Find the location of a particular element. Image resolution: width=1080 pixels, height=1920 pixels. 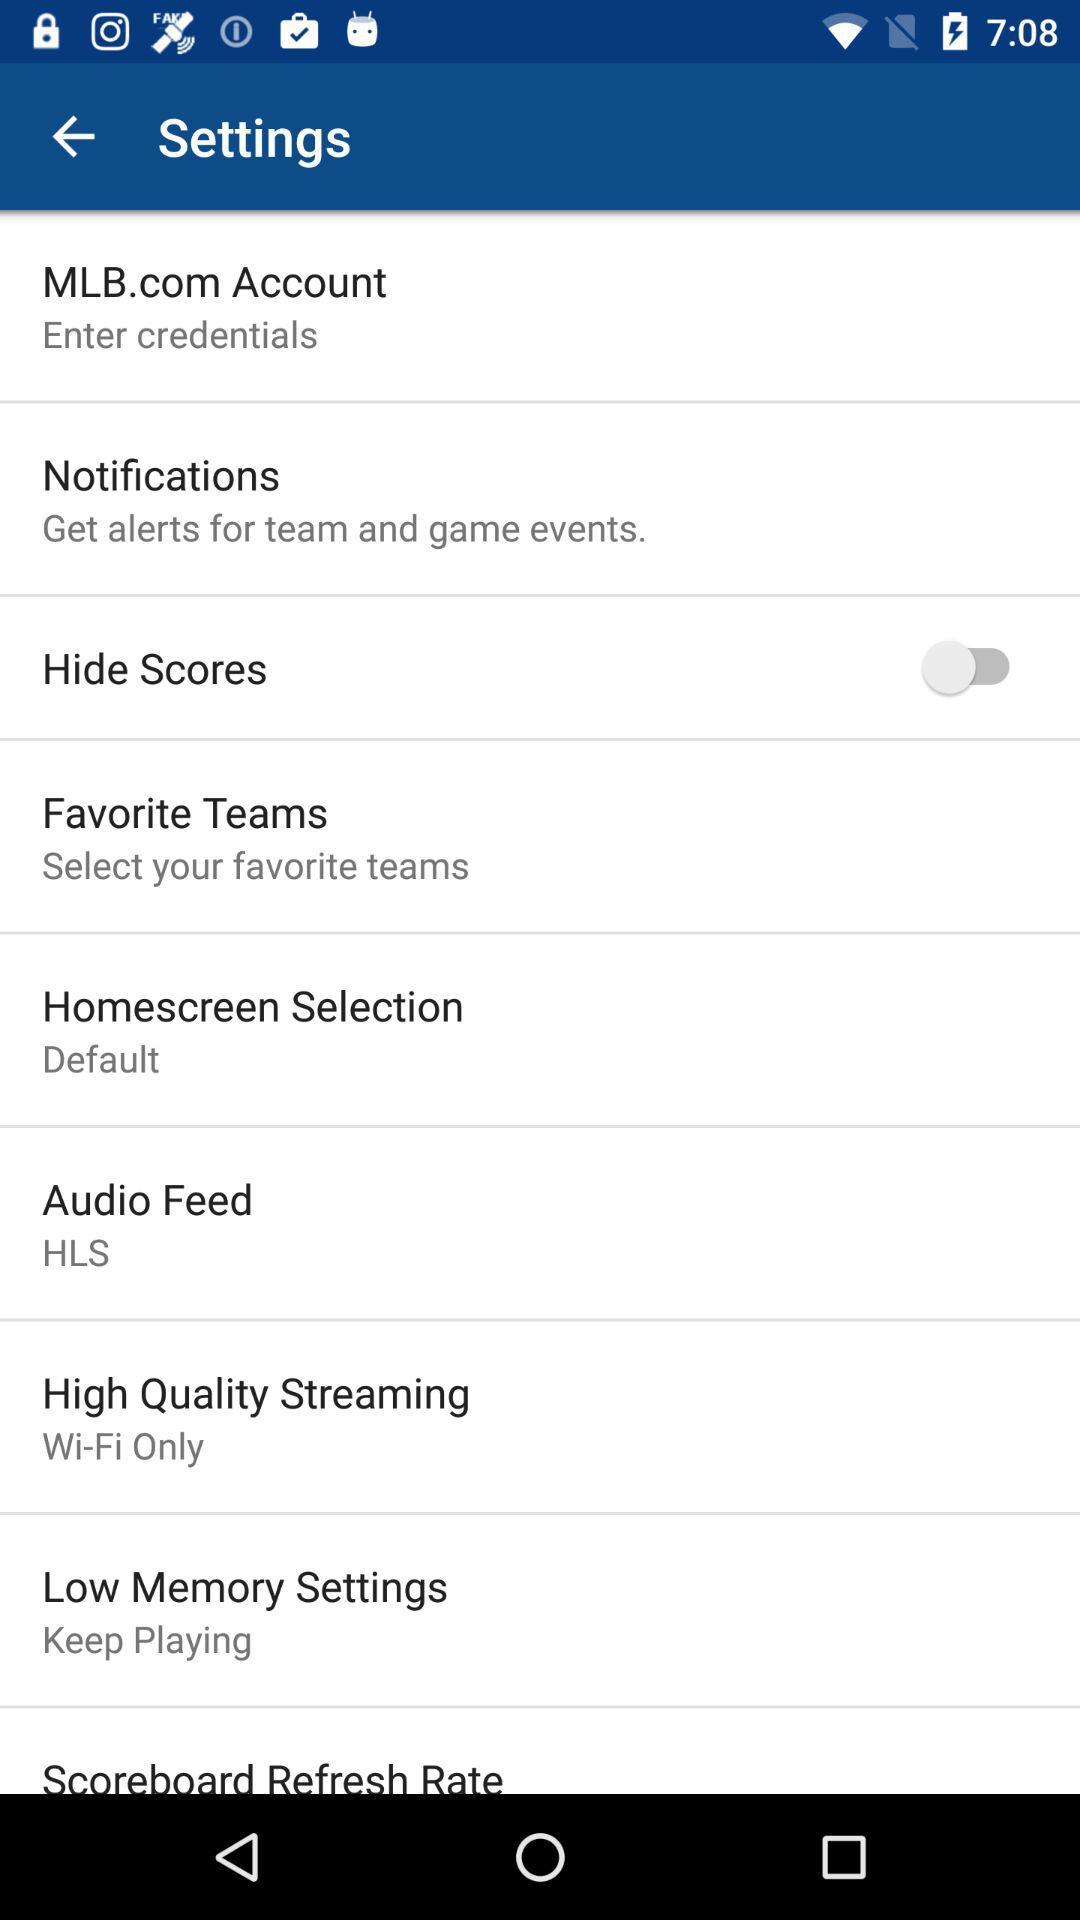

the item above notifications is located at coordinates (180, 333).